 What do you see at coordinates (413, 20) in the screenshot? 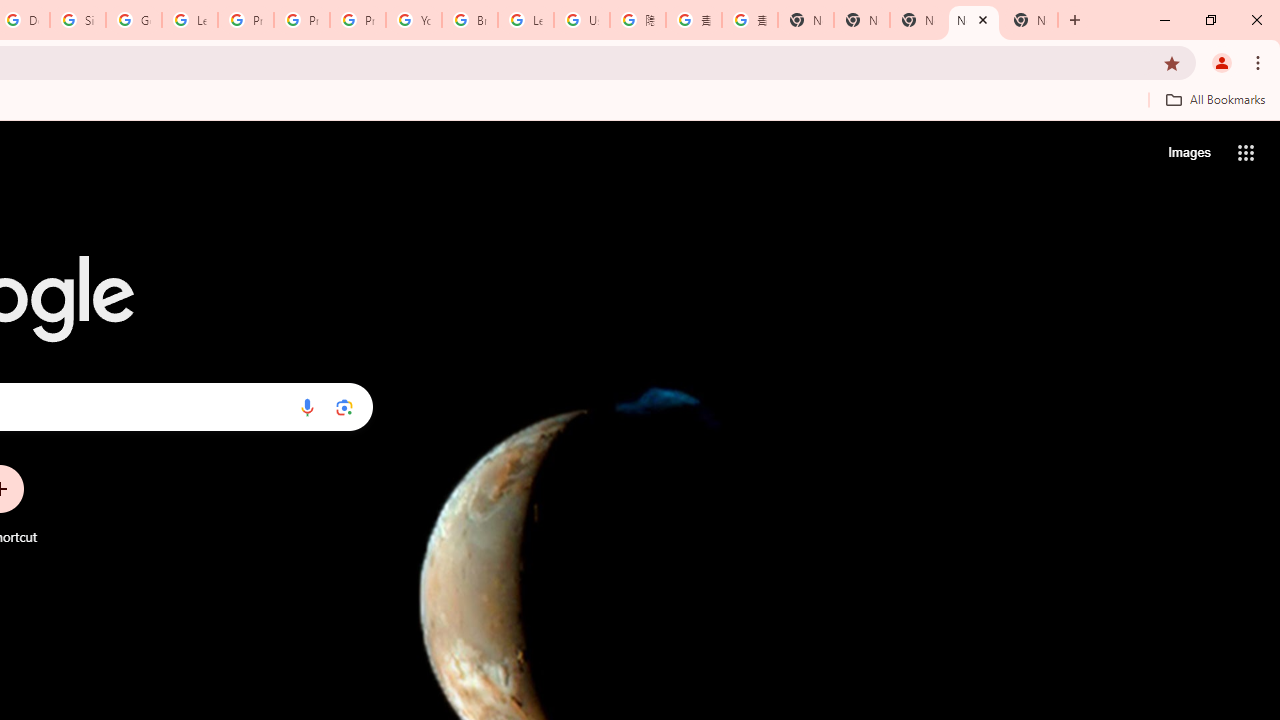
I see `'YouTube'` at bounding box center [413, 20].